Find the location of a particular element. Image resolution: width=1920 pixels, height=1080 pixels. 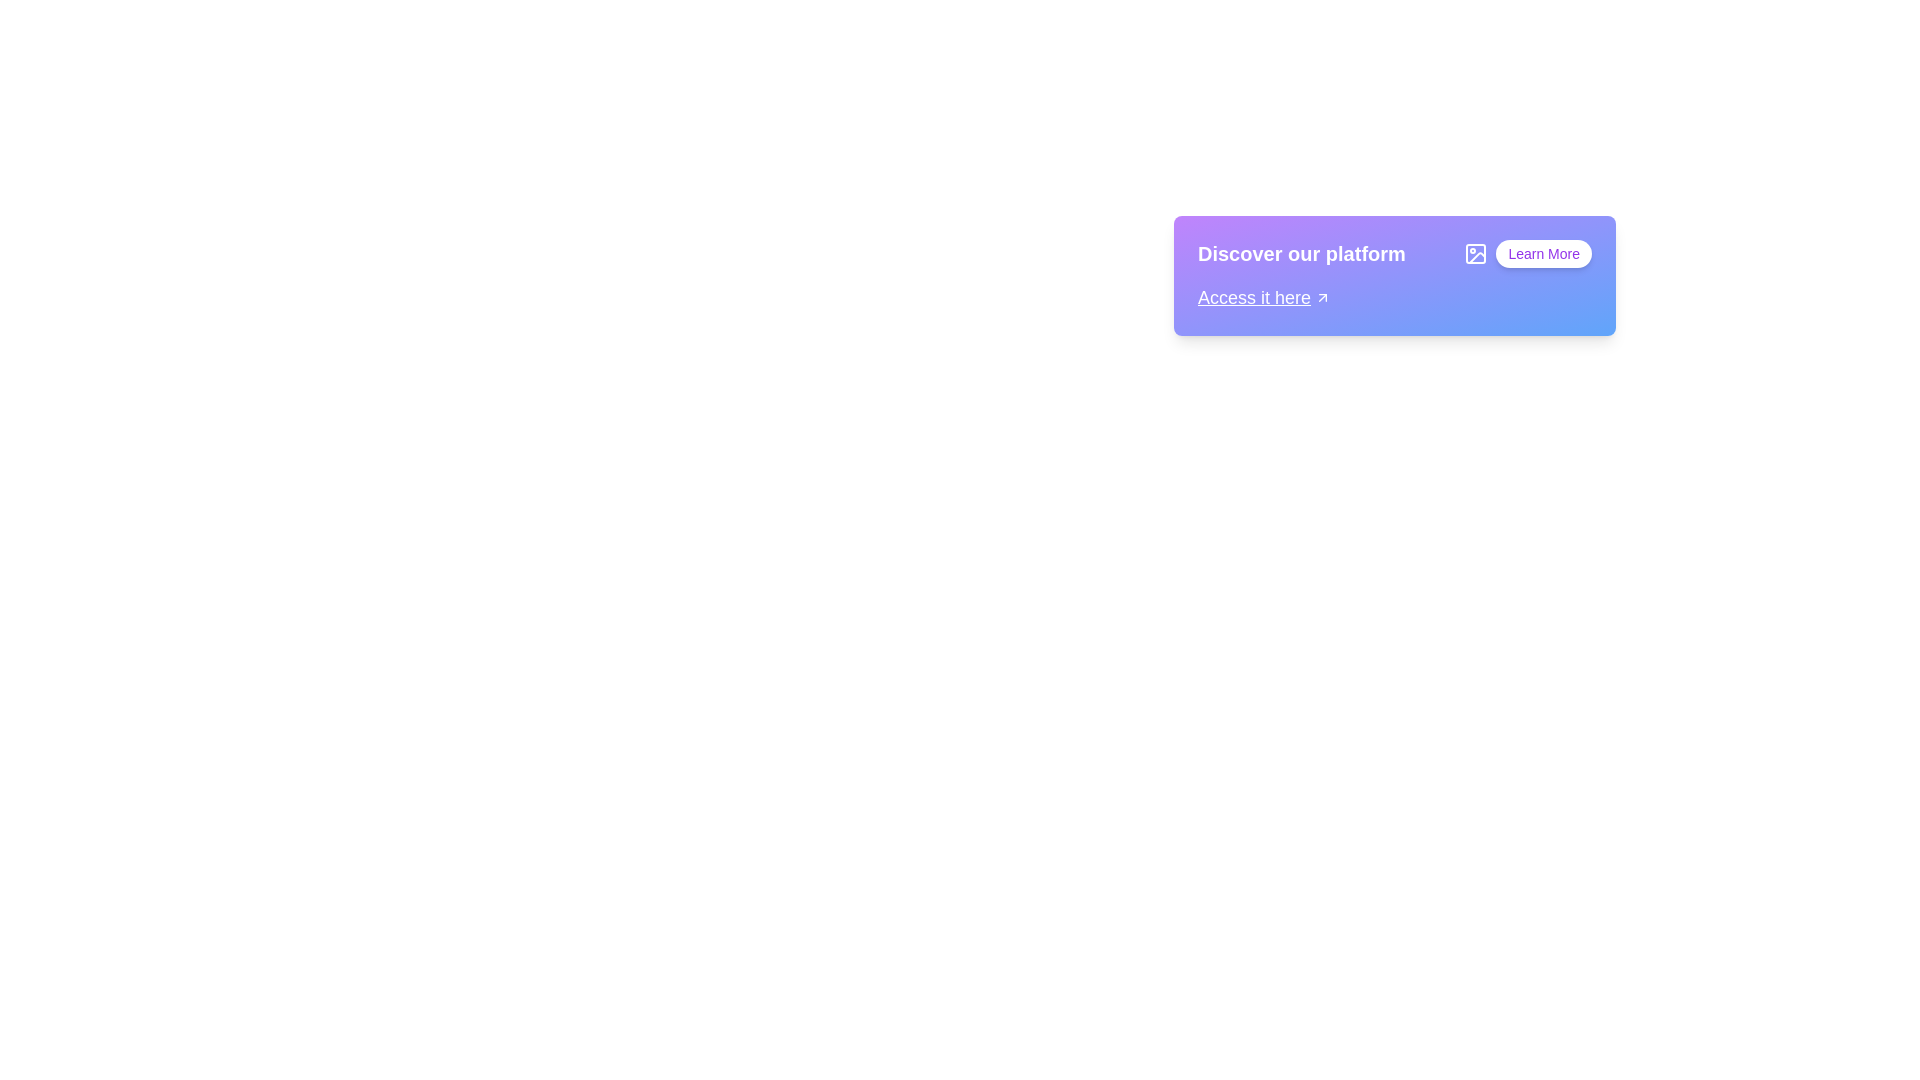

the text element that serves as a hyperlink, which is located in the bottom-left section of a purple-to-blue gradient box, next to an arrow icon and below the phrase 'Discover our platform' is located at coordinates (1253, 297).